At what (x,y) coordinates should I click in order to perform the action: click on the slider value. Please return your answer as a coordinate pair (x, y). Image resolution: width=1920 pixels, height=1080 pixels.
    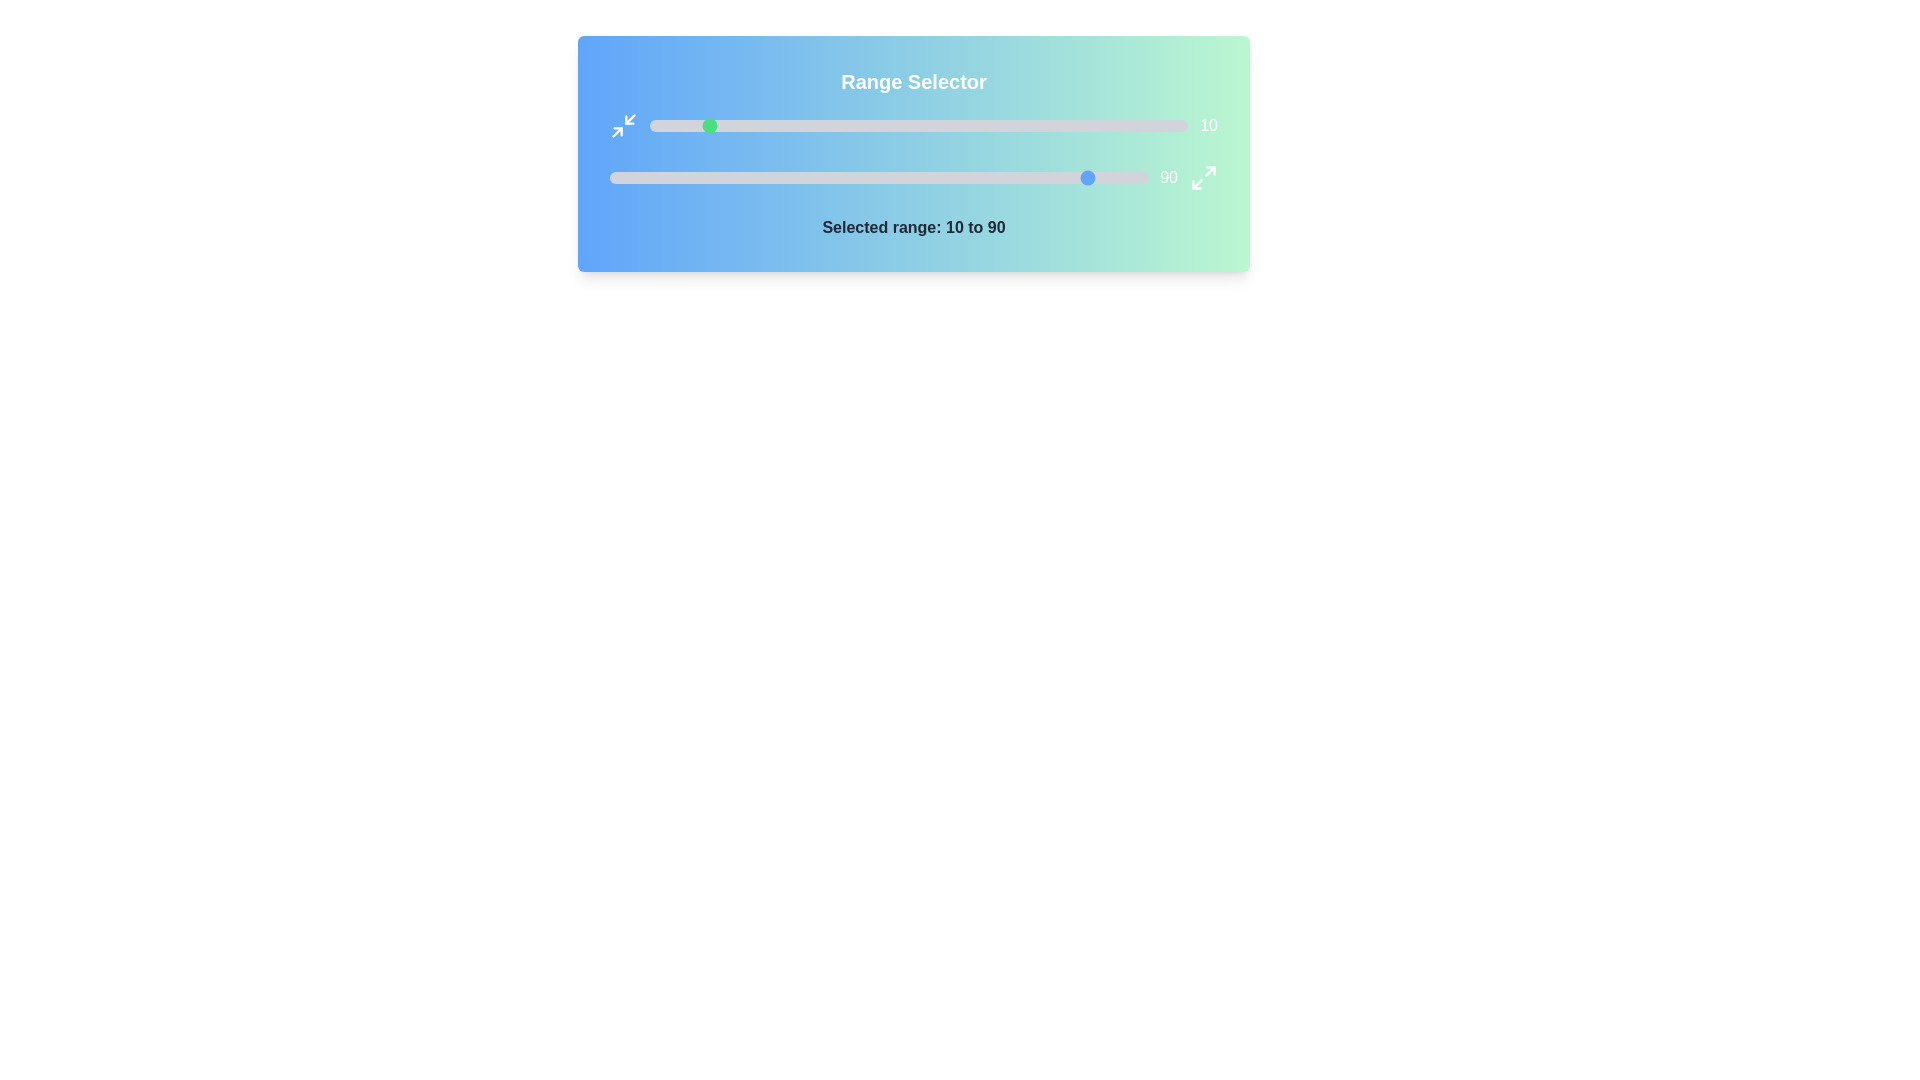
    Looking at the image, I should click on (830, 176).